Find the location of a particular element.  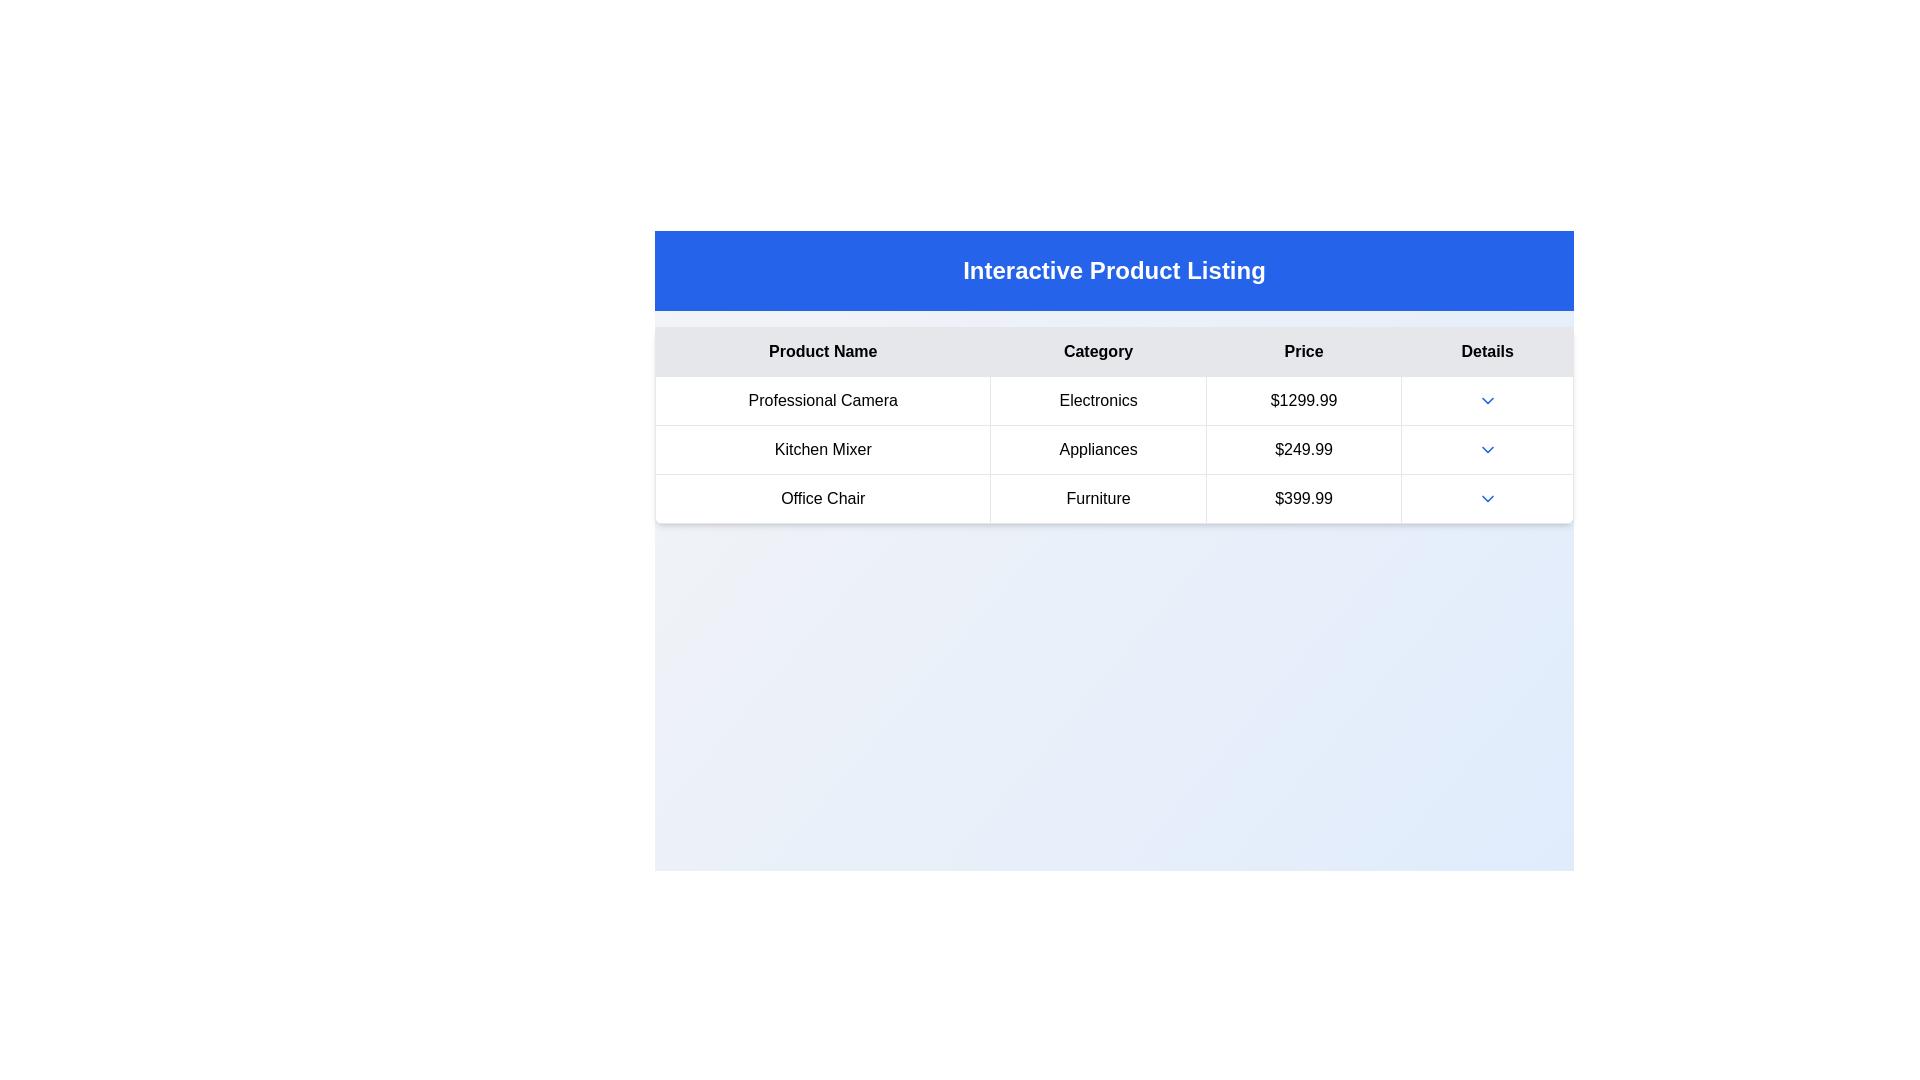

the column header label that indicates product categories, located between 'Product Name' and 'Price' in the upper portion of the table is located at coordinates (1097, 350).